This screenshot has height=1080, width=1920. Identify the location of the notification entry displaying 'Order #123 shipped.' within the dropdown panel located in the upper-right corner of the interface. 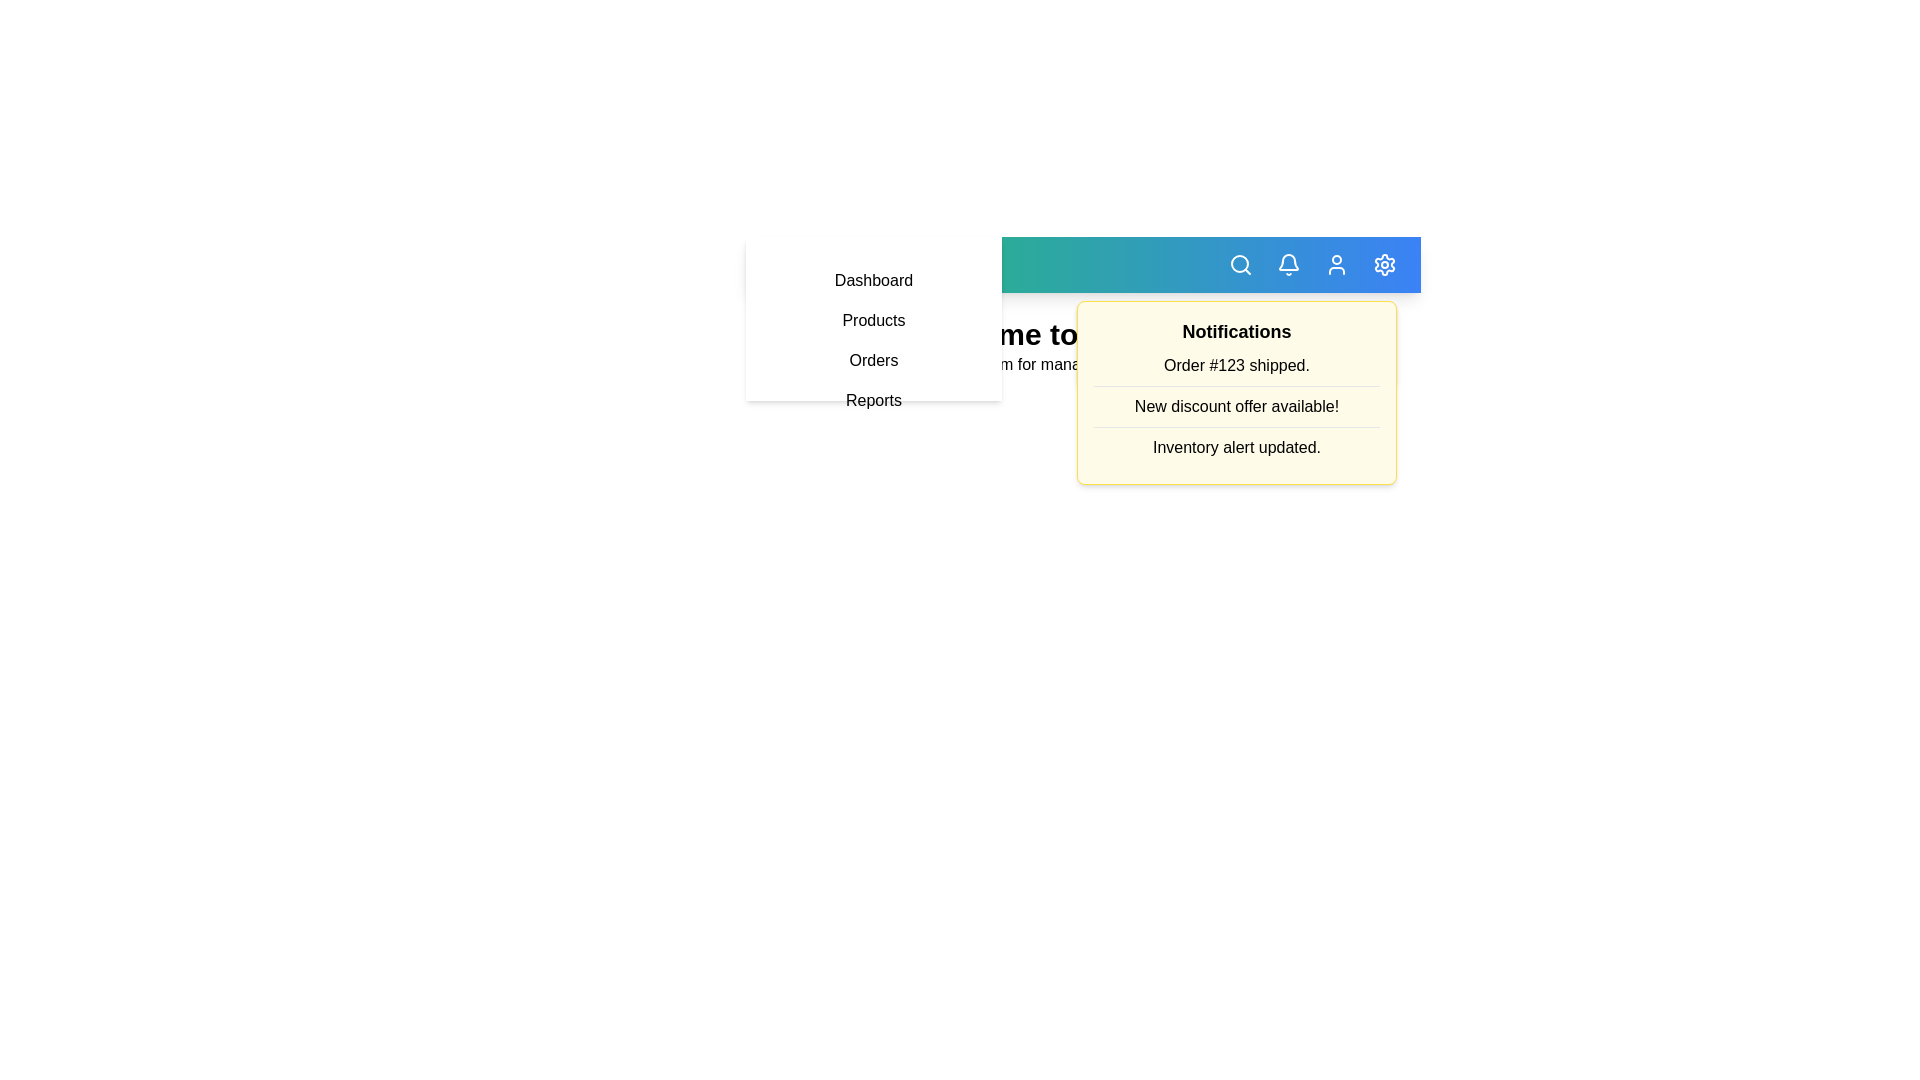
(1236, 366).